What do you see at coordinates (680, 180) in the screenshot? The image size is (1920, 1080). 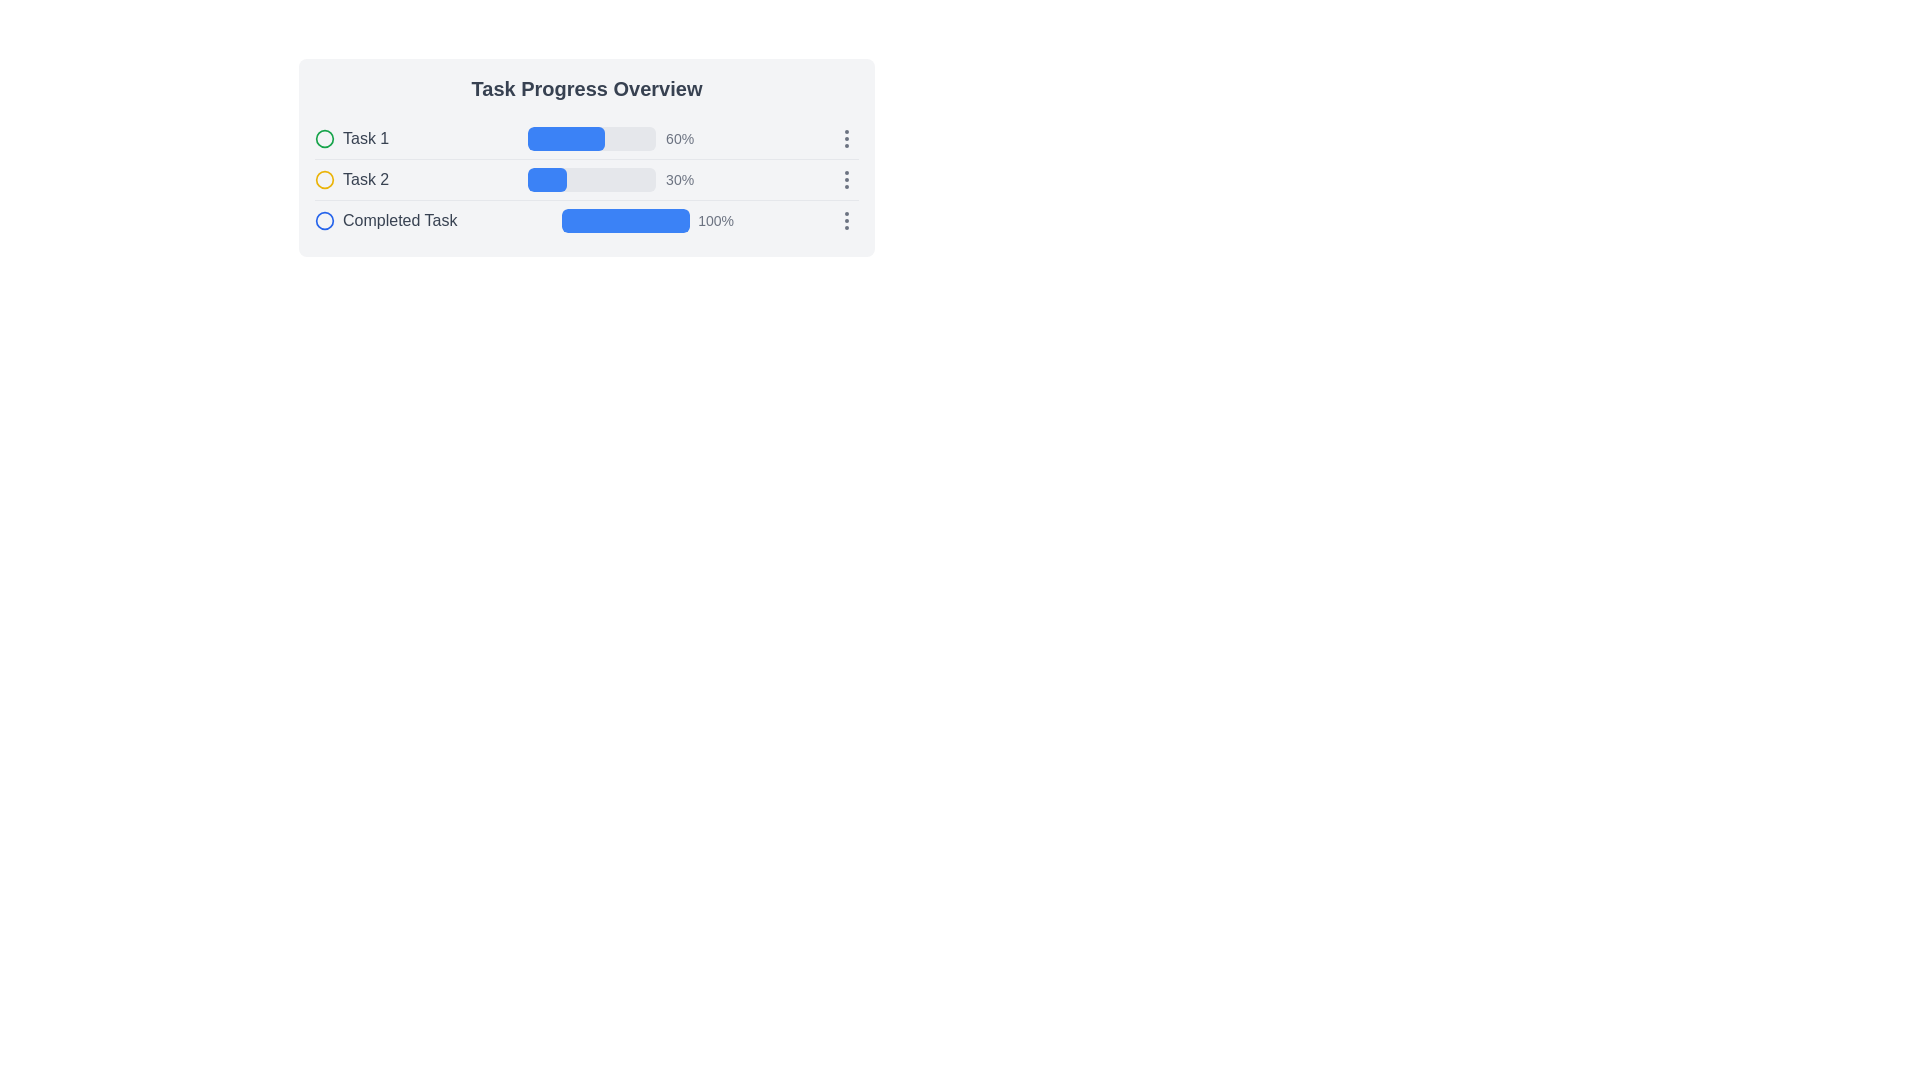 I see `the static text component that displays the percentage completed for 'Task 2' in the 'Task Progress Overview' list` at bounding box center [680, 180].